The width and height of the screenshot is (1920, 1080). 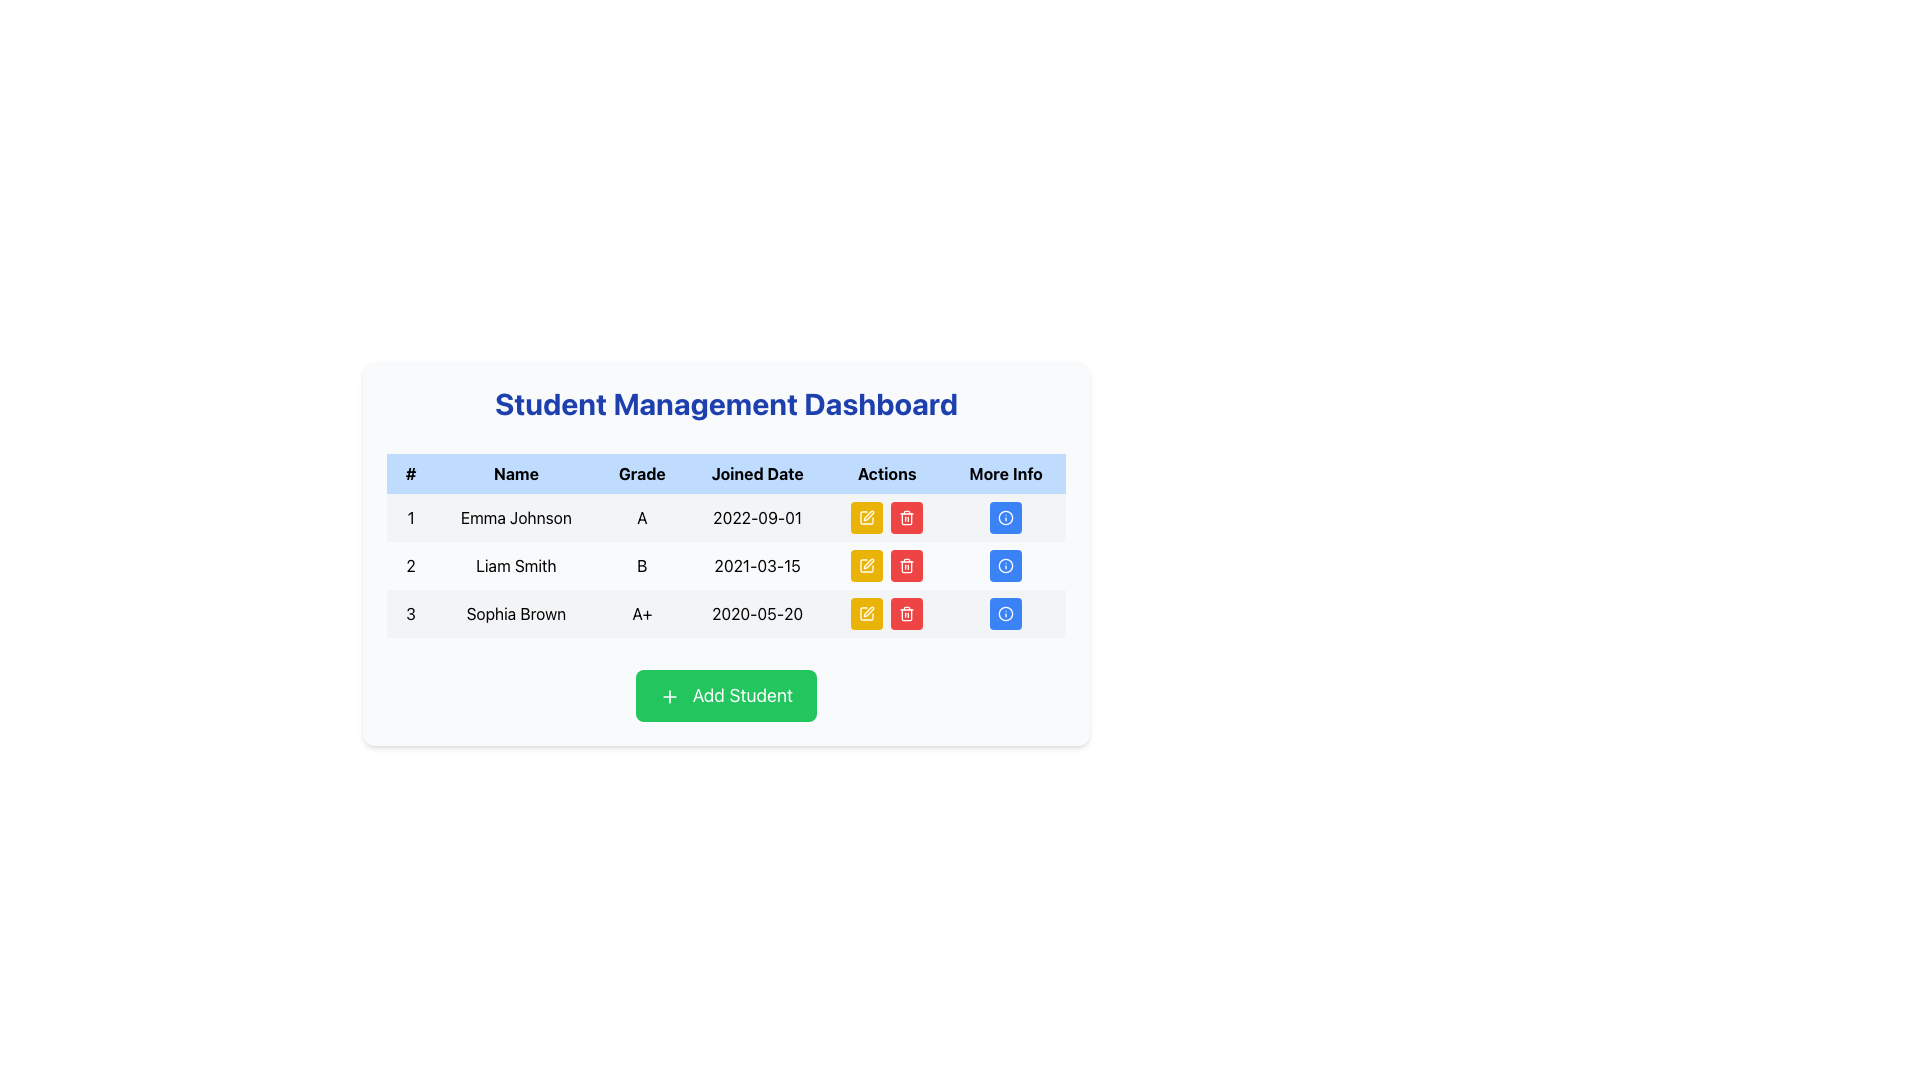 What do you see at coordinates (867, 516) in the screenshot?
I see `the pen icon button located in the 'Actions' column of the first row in the student information table to indicate interactivity` at bounding box center [867, 516].